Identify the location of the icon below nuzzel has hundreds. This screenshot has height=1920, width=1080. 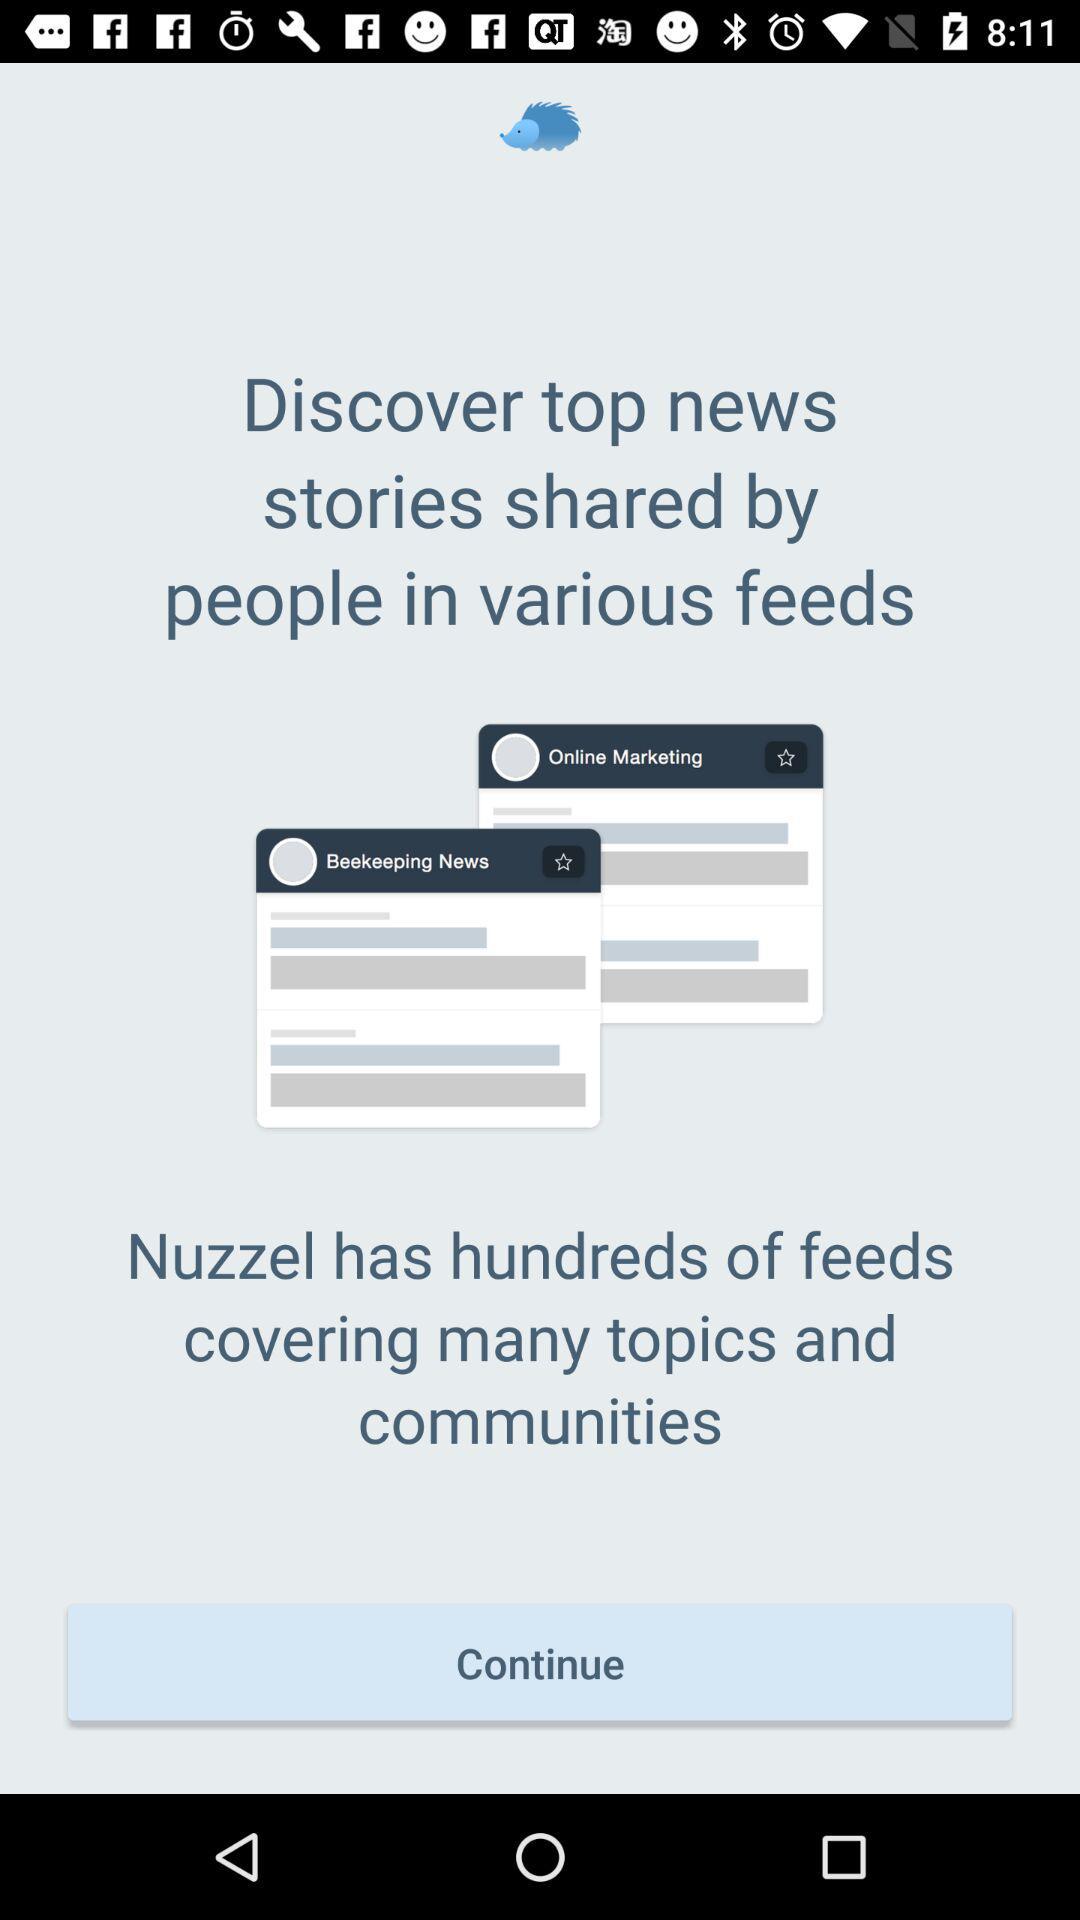
(540, 1662).